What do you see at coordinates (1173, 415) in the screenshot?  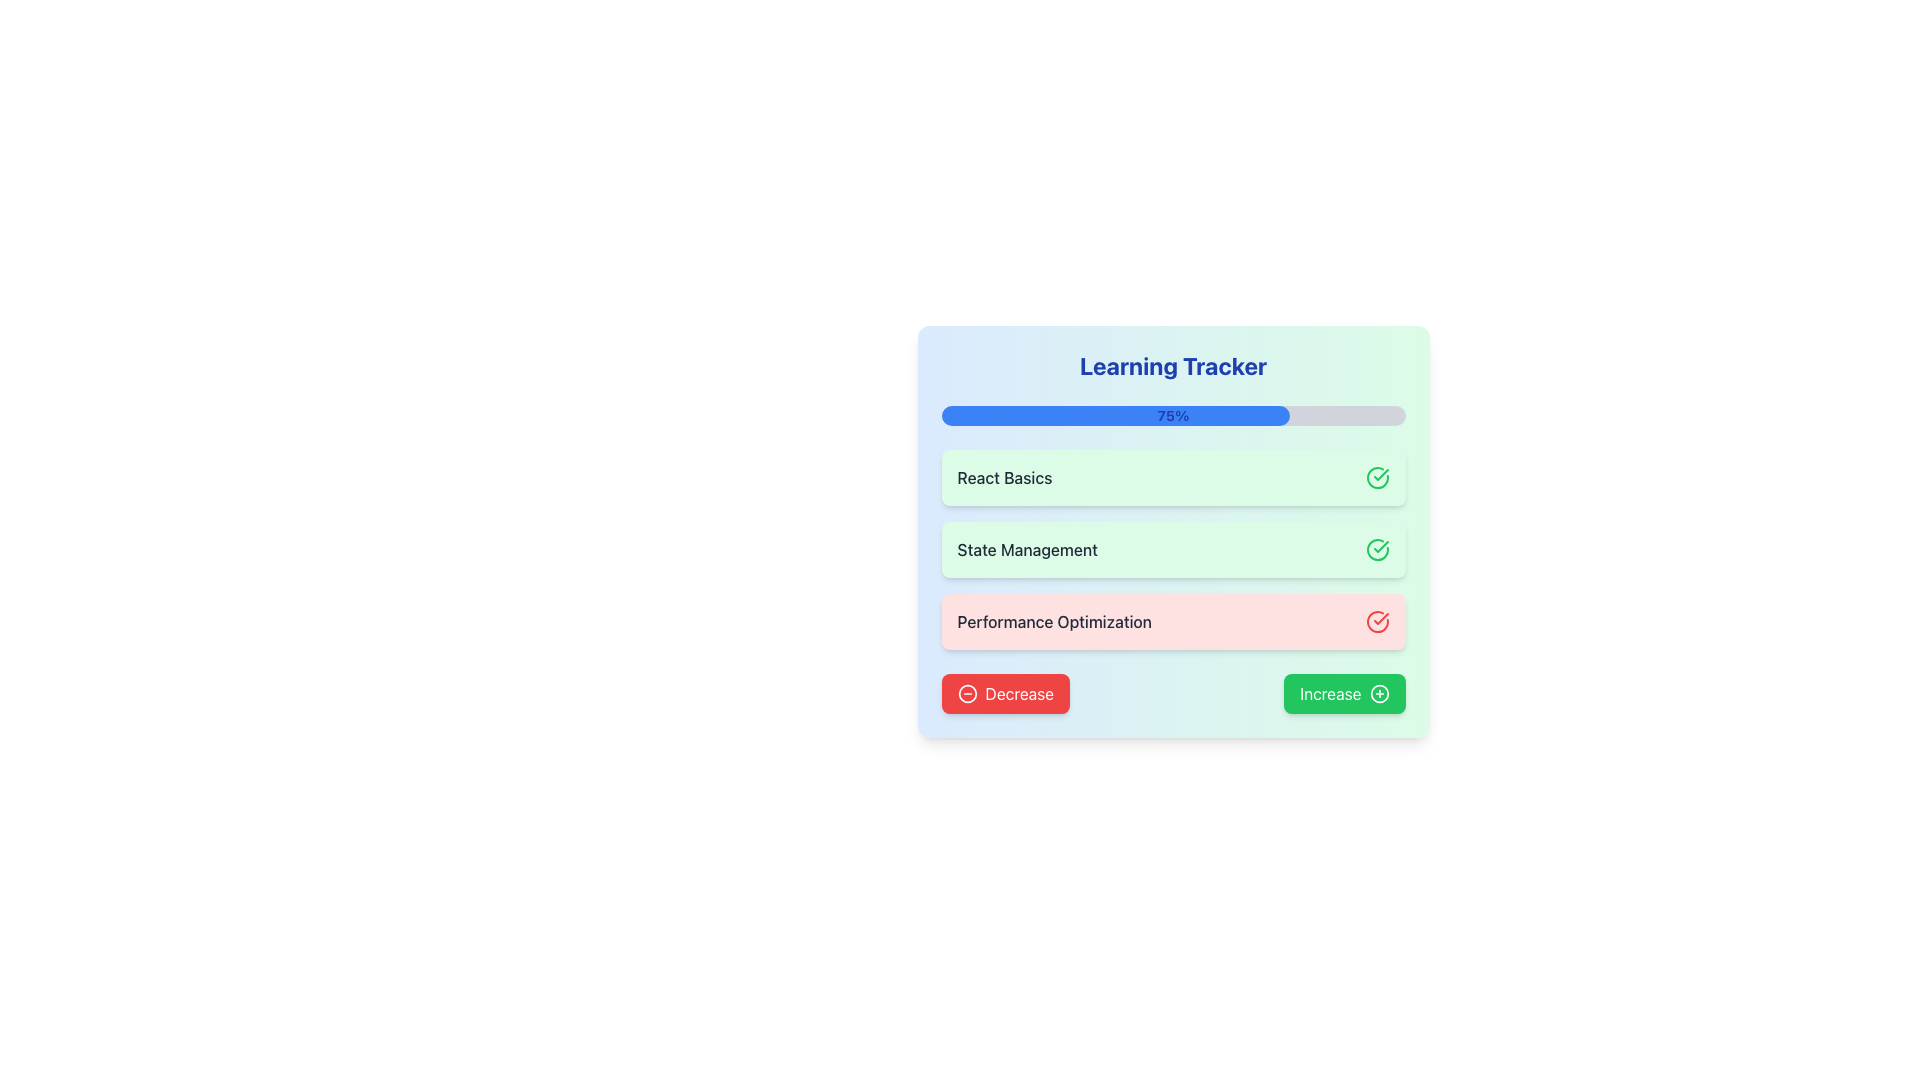 I see `the progress bar indicating 75% progress, which is located below the title 'Learning Tracker' and above the topics list` at bounding box center [1173, 415].